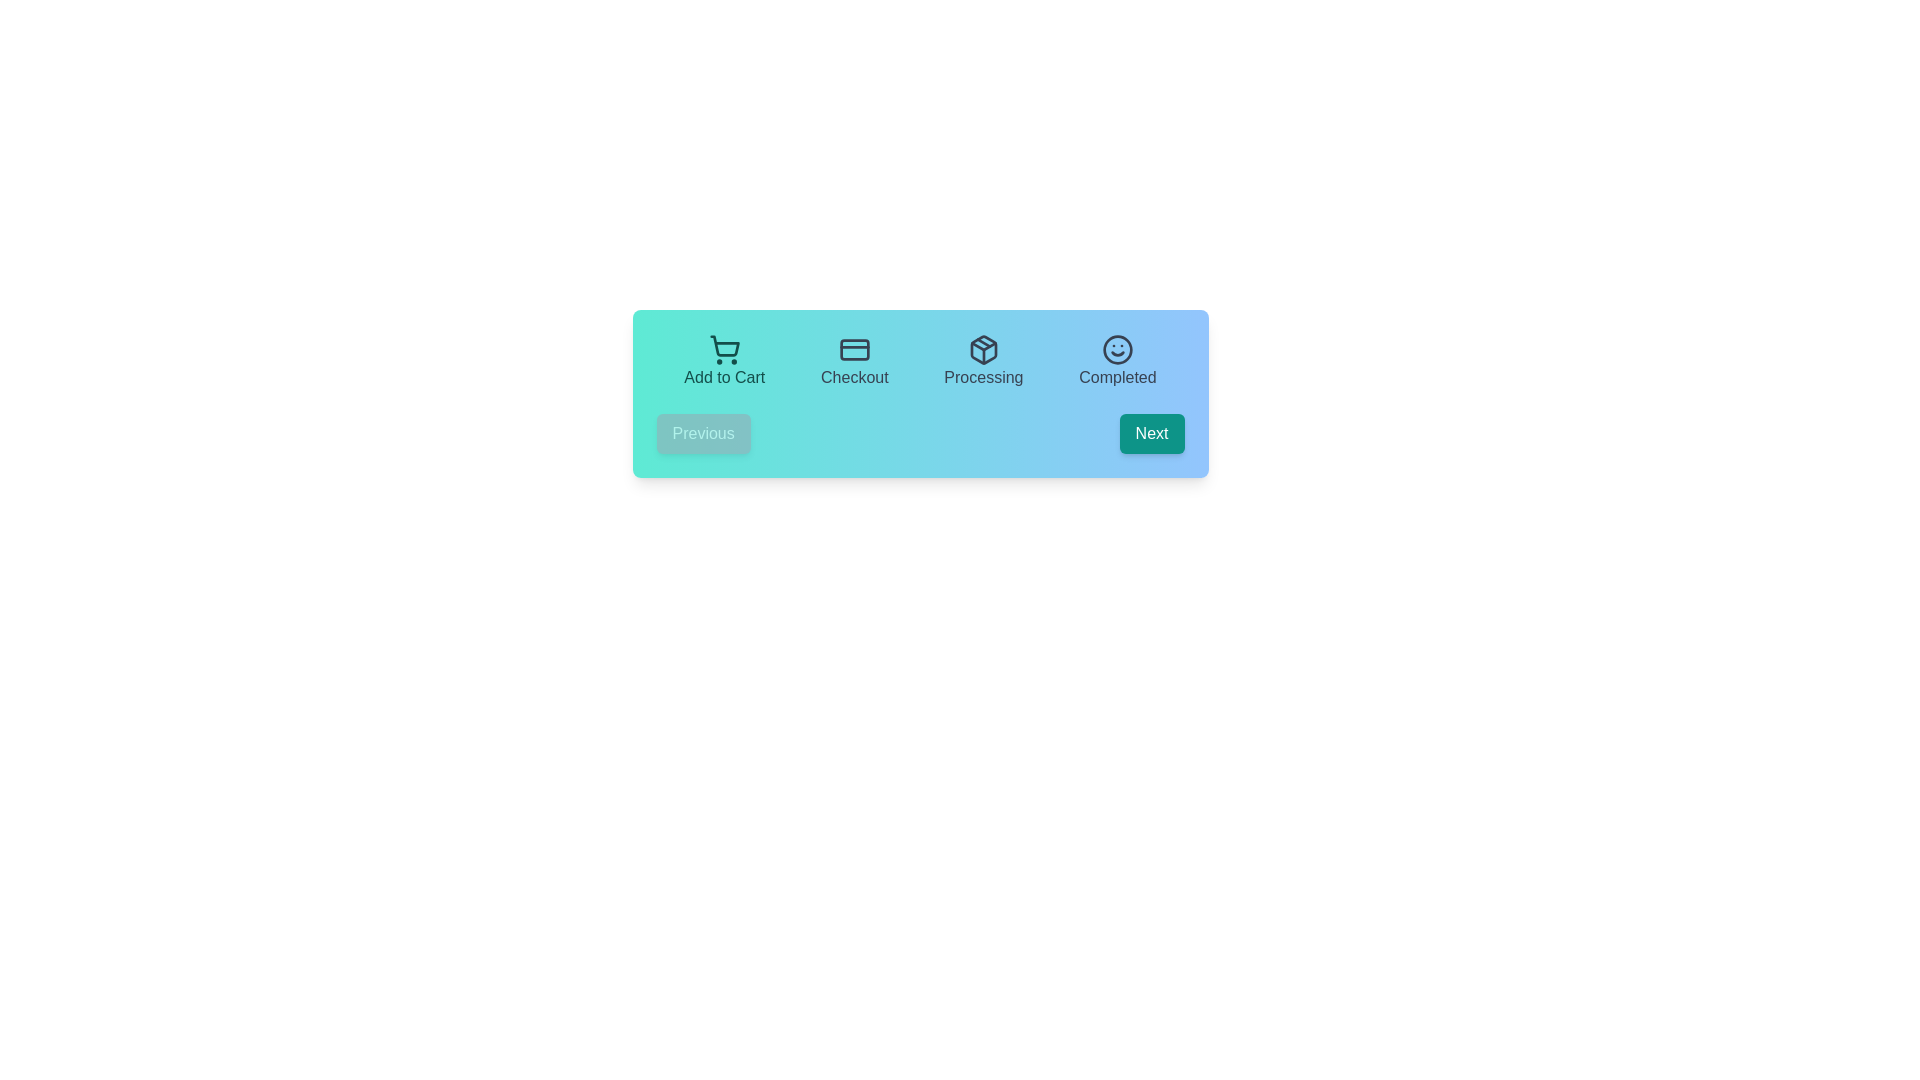 Image resolution: width=1920 pixels, height=1080 pixels. What do you see at coordinates (854, 362) in the screenshot?
I see `the step labeled Checkout to focus on it` at bounding box center [854, 362].